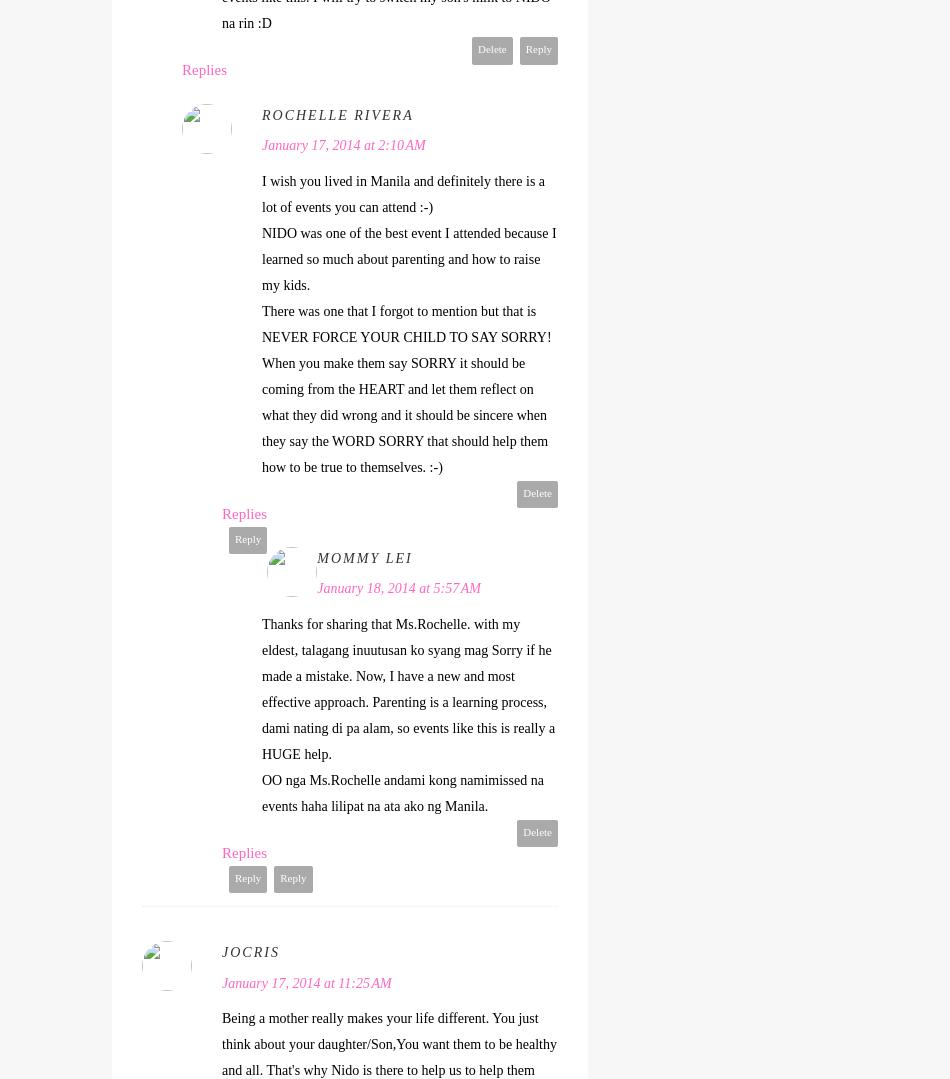 Image resolution: width=950 pixels, height=1079 pixels. Describe the element at coordinates (397, 588) in the screenshot. I see `'January 18, 2014 at 5:57 AM'` at that location.